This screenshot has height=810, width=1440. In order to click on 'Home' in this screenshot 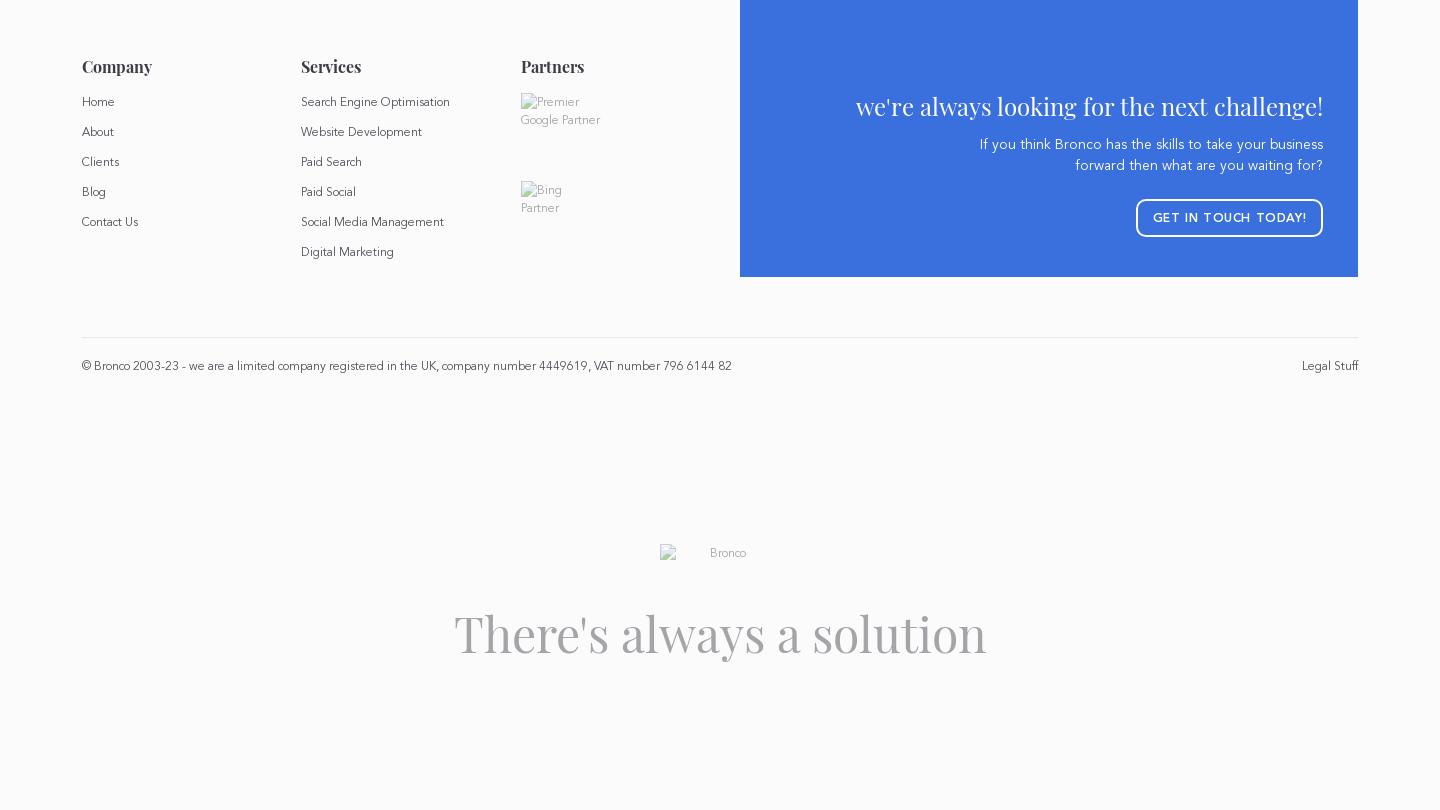, I will do `click(97, 101)`.